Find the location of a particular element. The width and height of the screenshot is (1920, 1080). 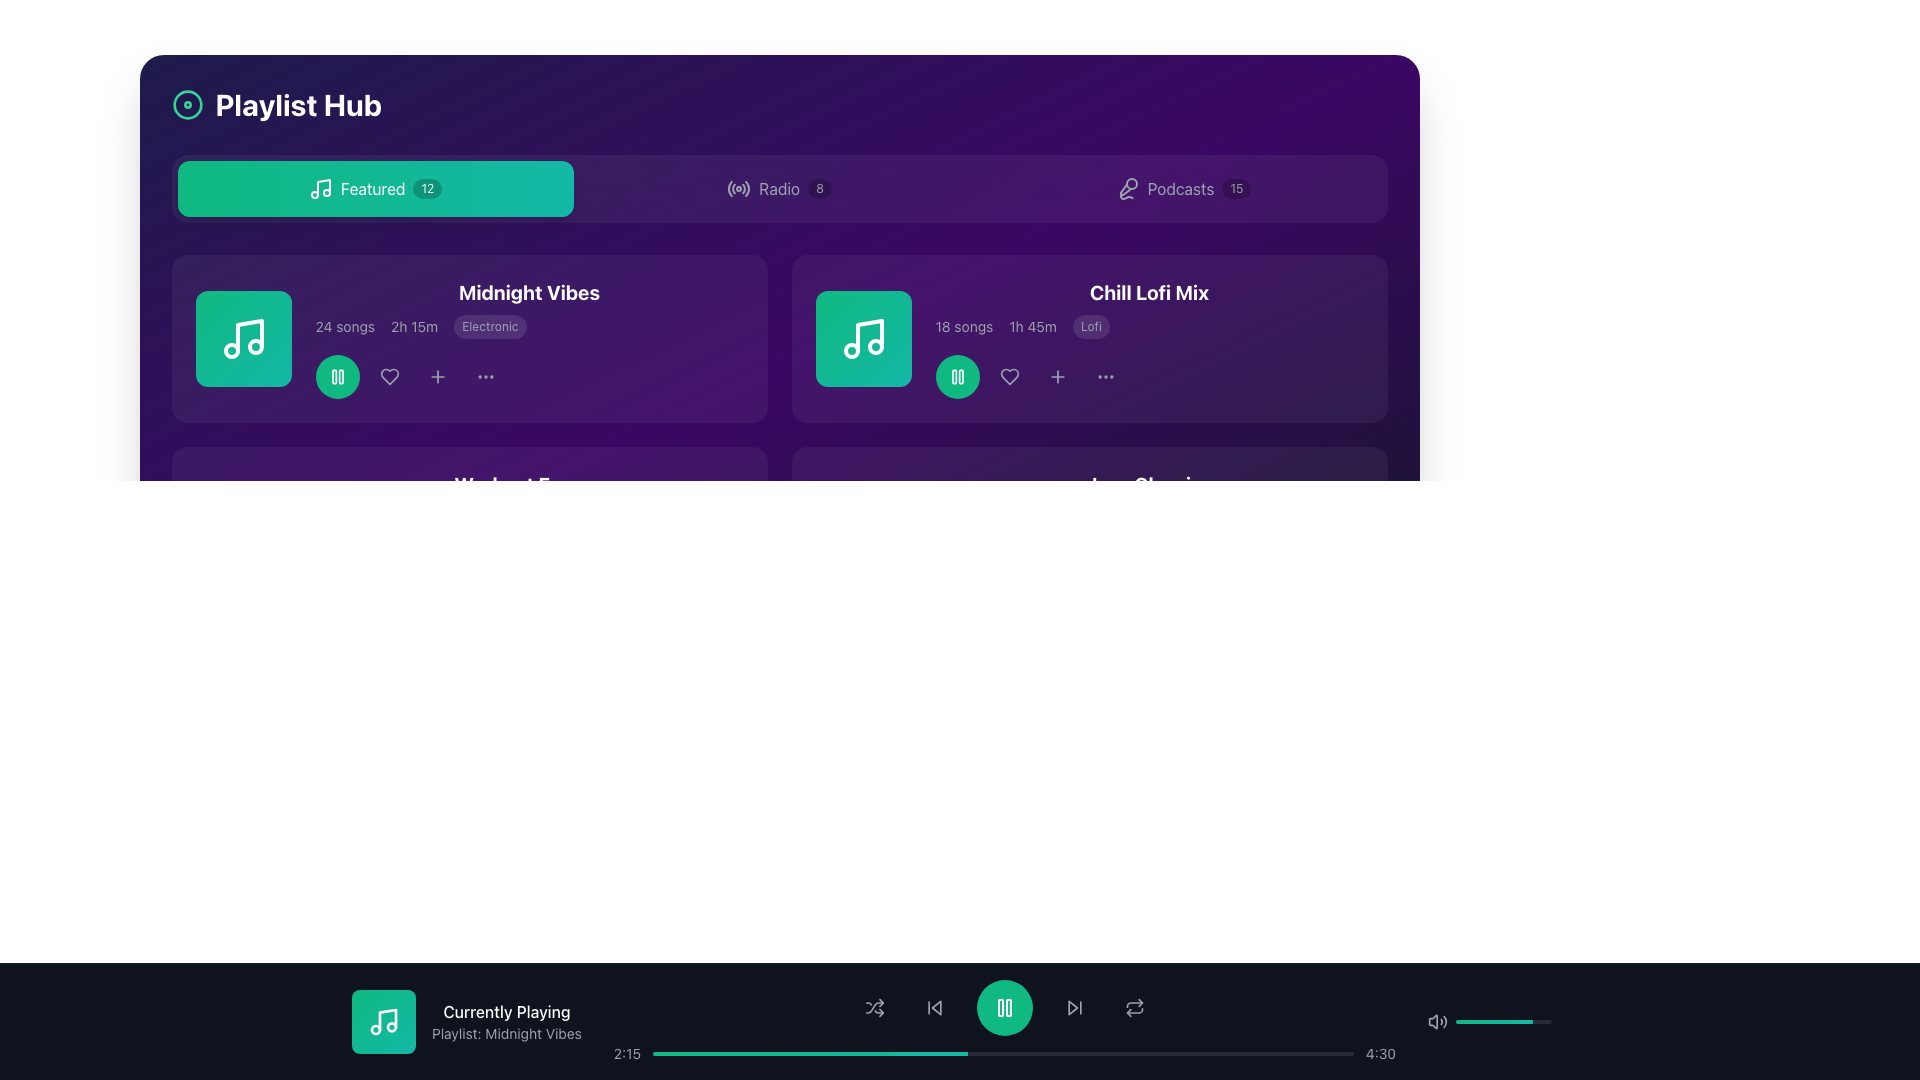

the forward skip button, which is a small icon with a dark background and light gray outline located in the bottom control bar, to the right of the central play button is located at coordinates (1074, 1007).